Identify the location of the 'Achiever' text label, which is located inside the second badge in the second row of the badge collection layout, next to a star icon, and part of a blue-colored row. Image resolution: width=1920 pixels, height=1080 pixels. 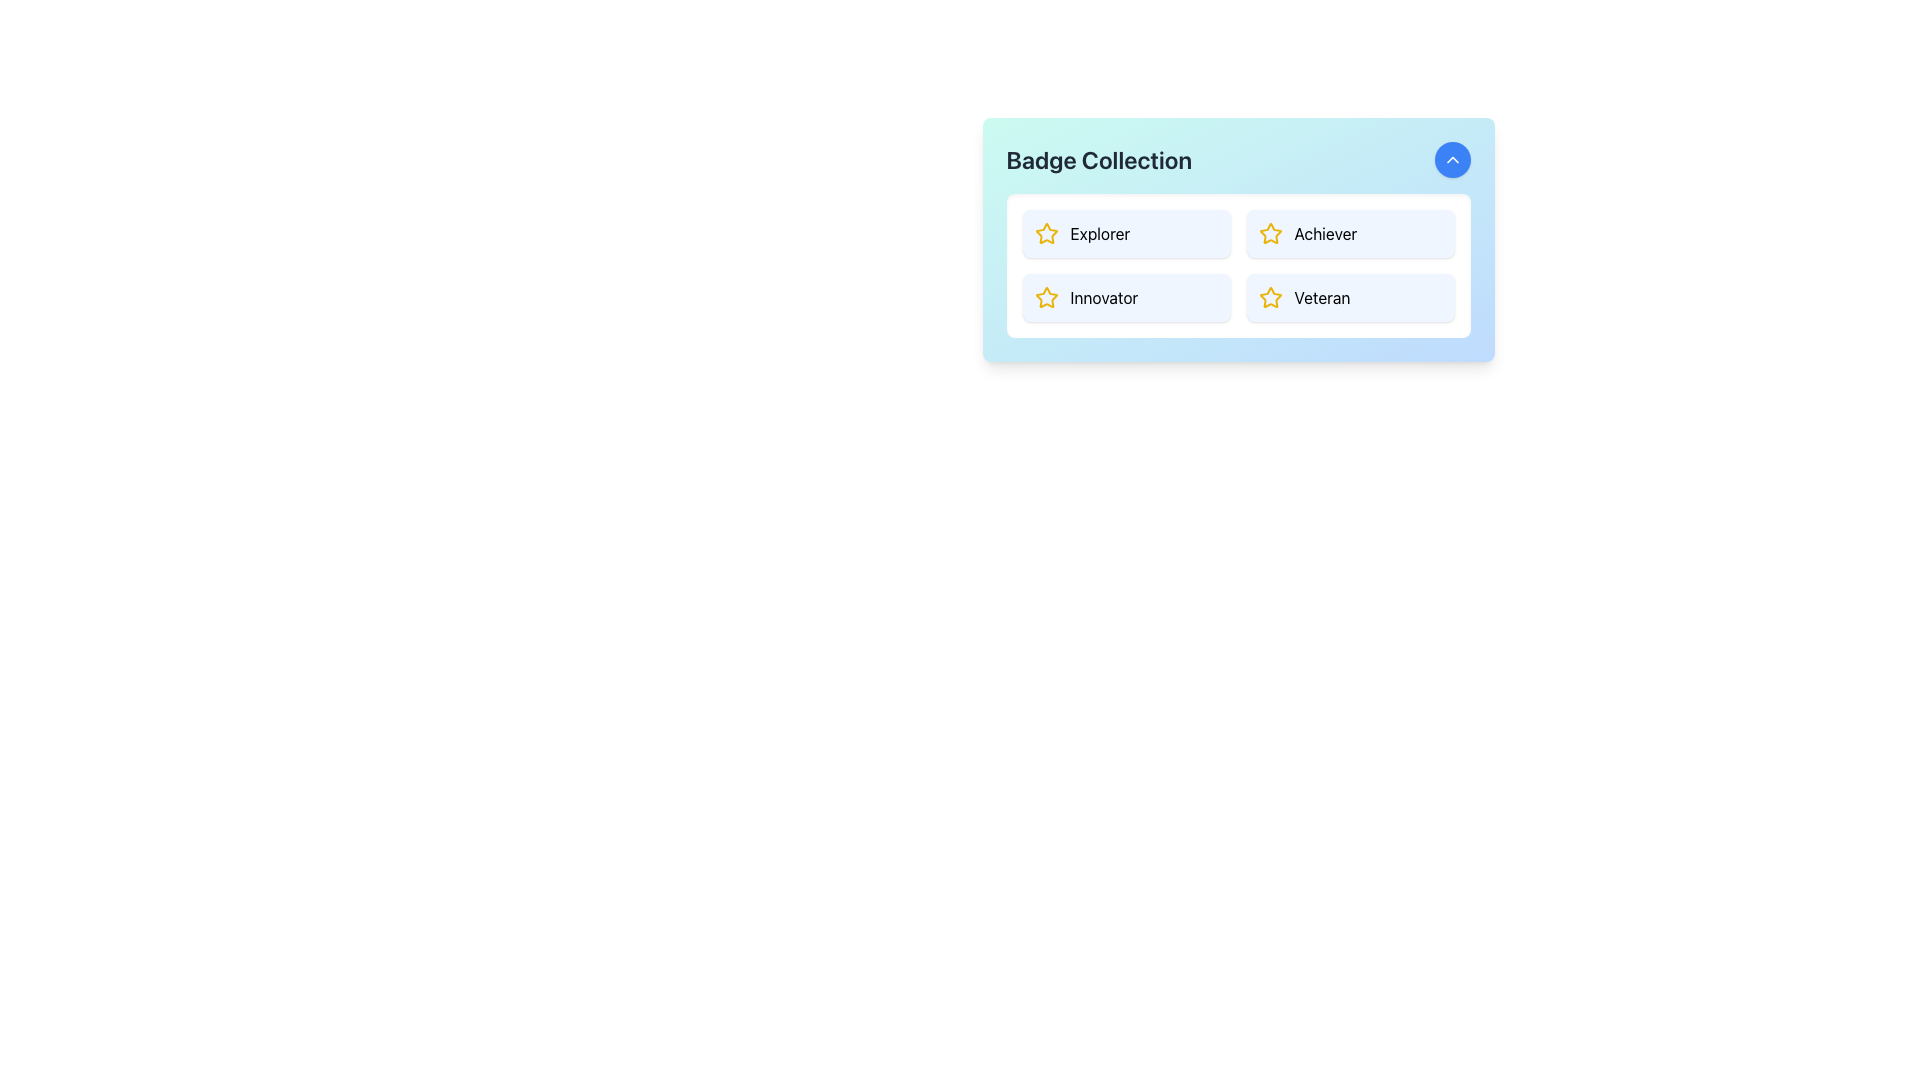
(1325, 233).